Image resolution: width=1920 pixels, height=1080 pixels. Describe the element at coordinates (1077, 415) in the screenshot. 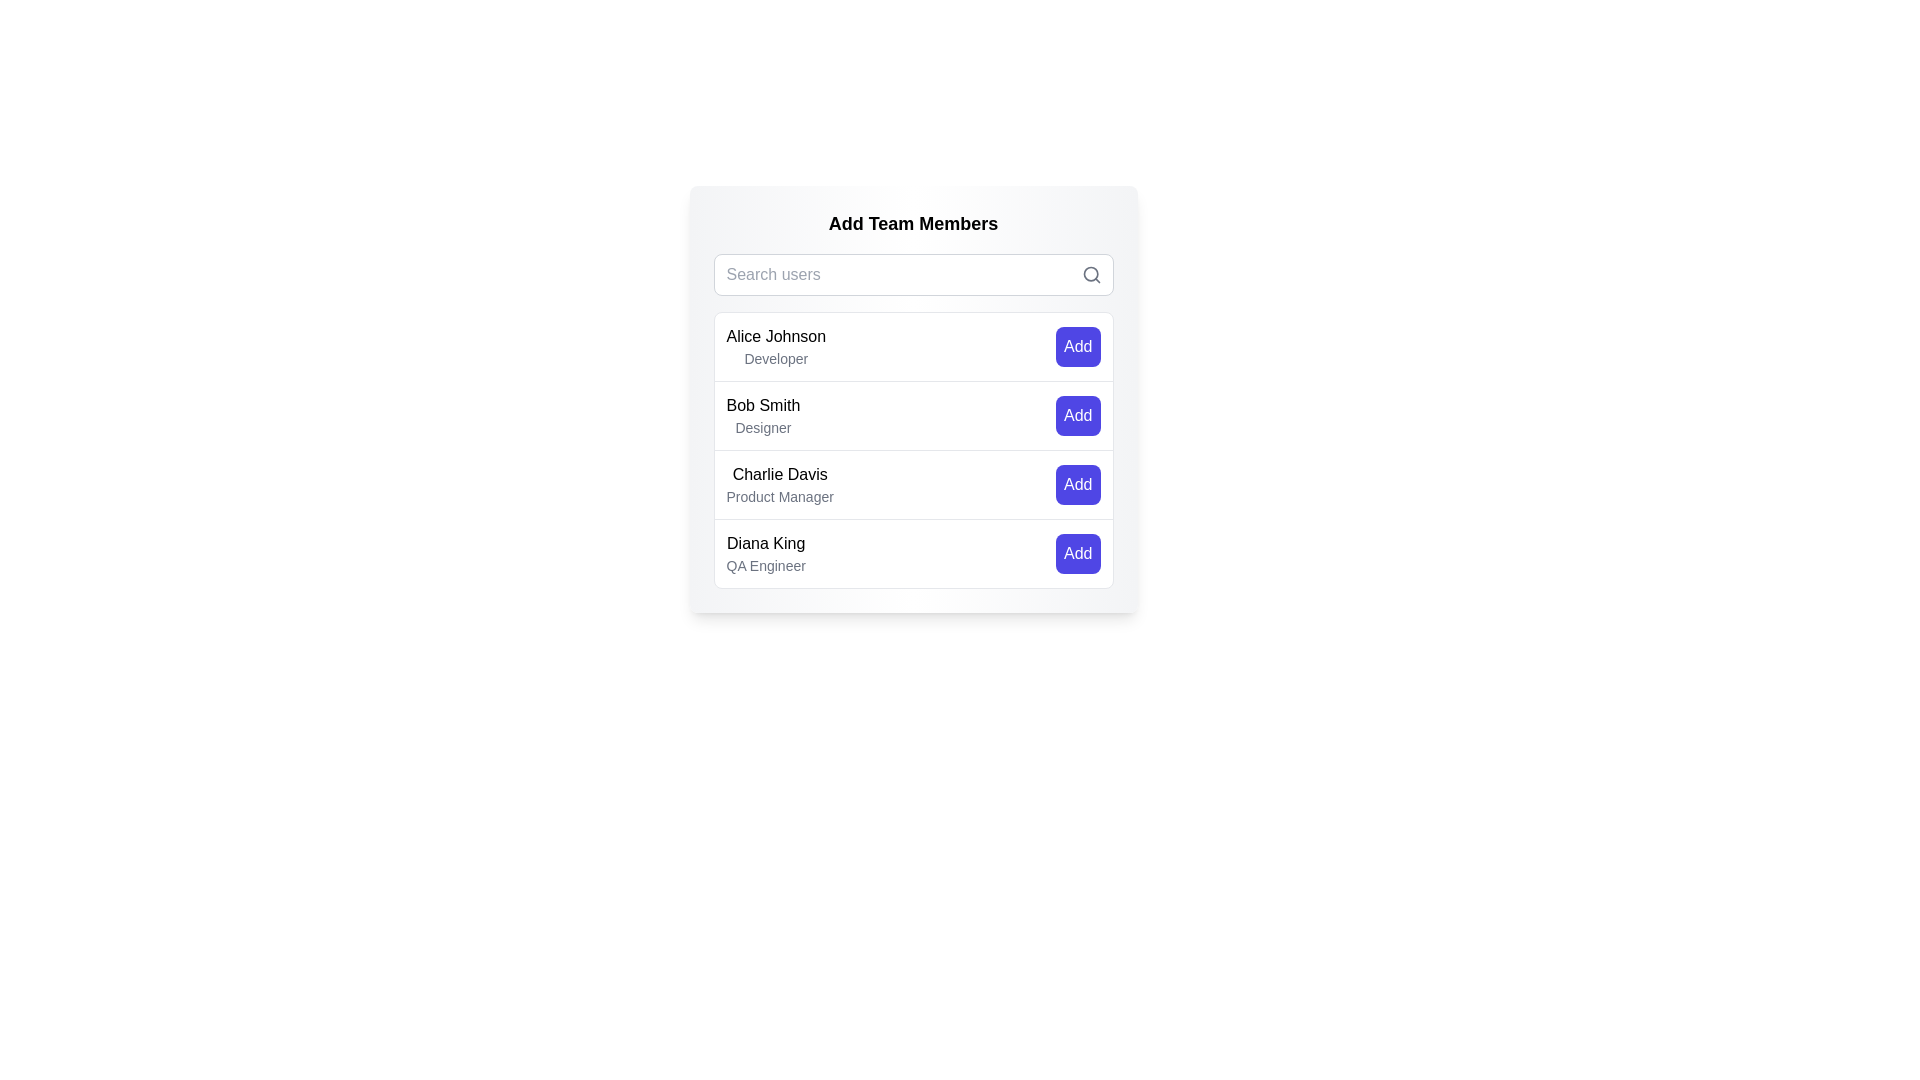

I see `the 'Add' button with a blue background and white text, positioned to the right of 'Bob Smith - Designer', to observe any interactive styling changes` at that location.